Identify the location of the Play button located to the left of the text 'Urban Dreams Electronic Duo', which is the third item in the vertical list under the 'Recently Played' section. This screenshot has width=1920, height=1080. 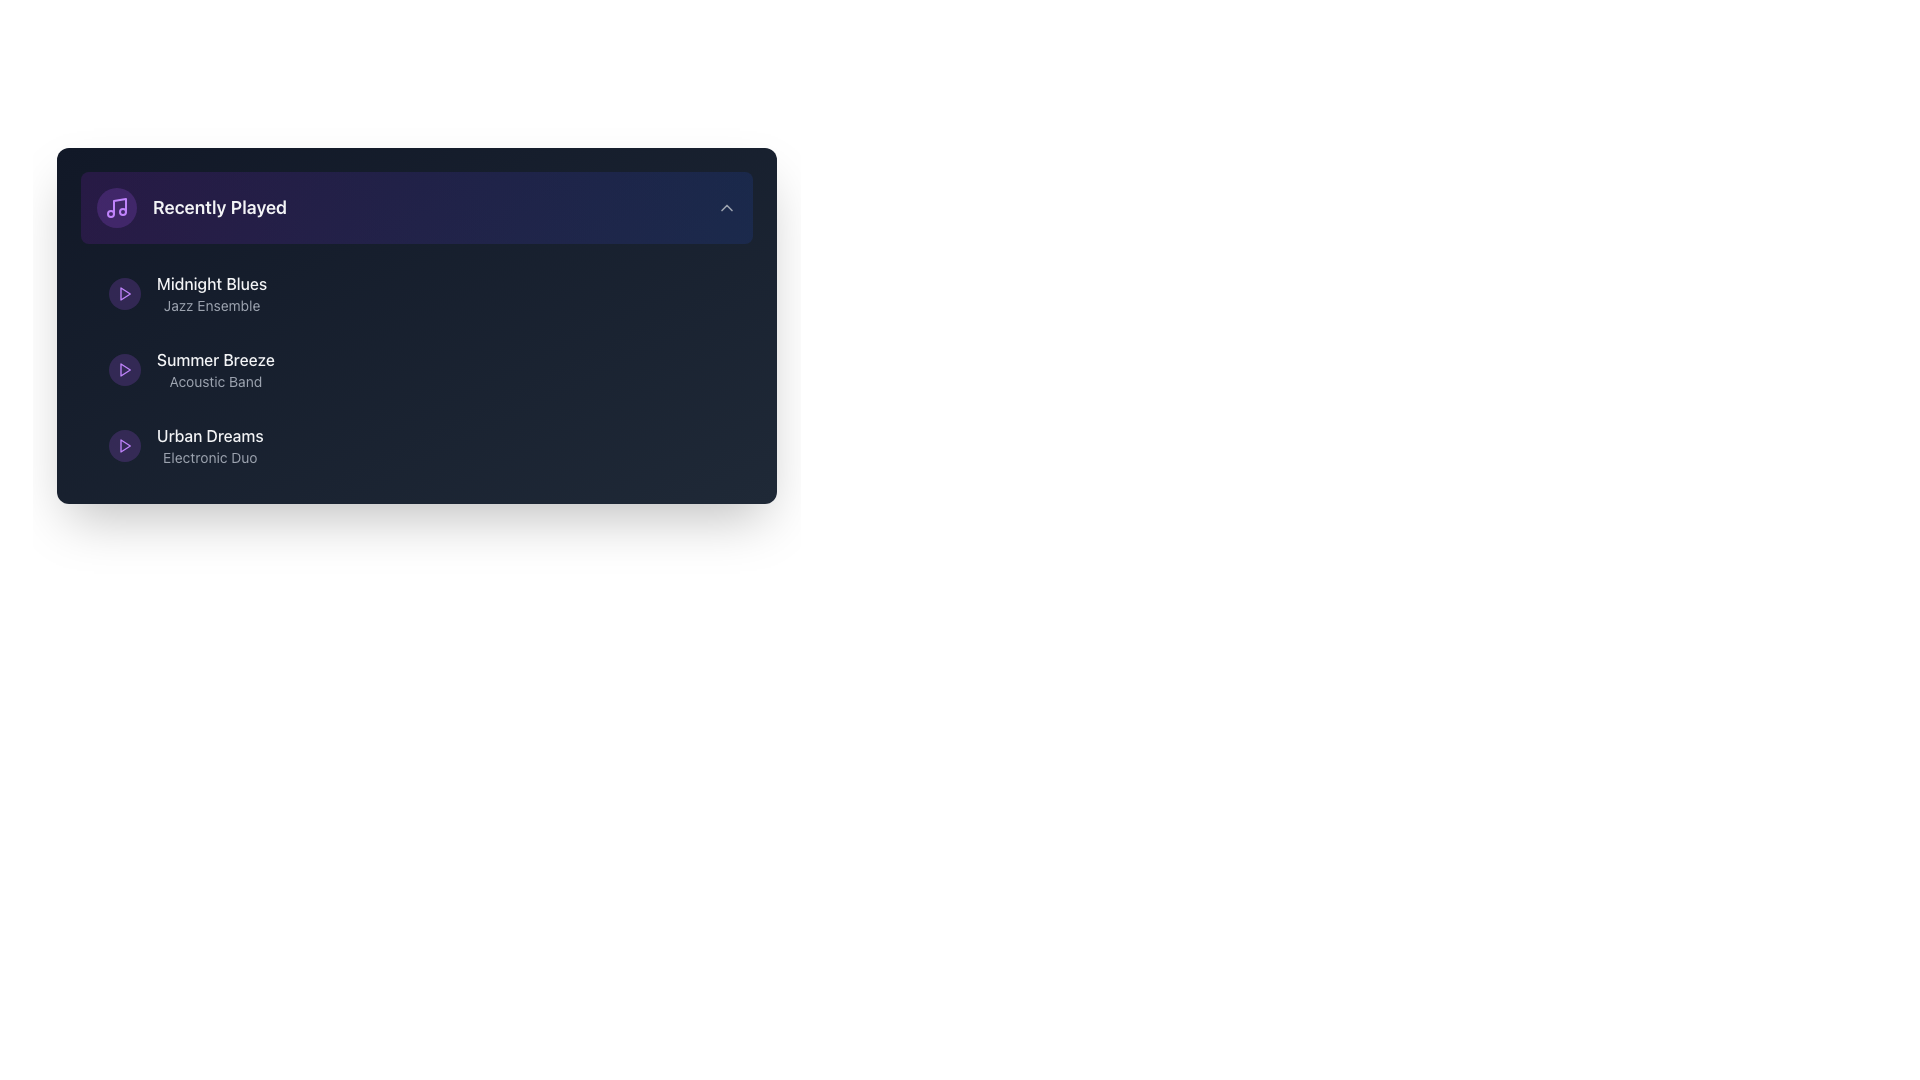
(123, 445).